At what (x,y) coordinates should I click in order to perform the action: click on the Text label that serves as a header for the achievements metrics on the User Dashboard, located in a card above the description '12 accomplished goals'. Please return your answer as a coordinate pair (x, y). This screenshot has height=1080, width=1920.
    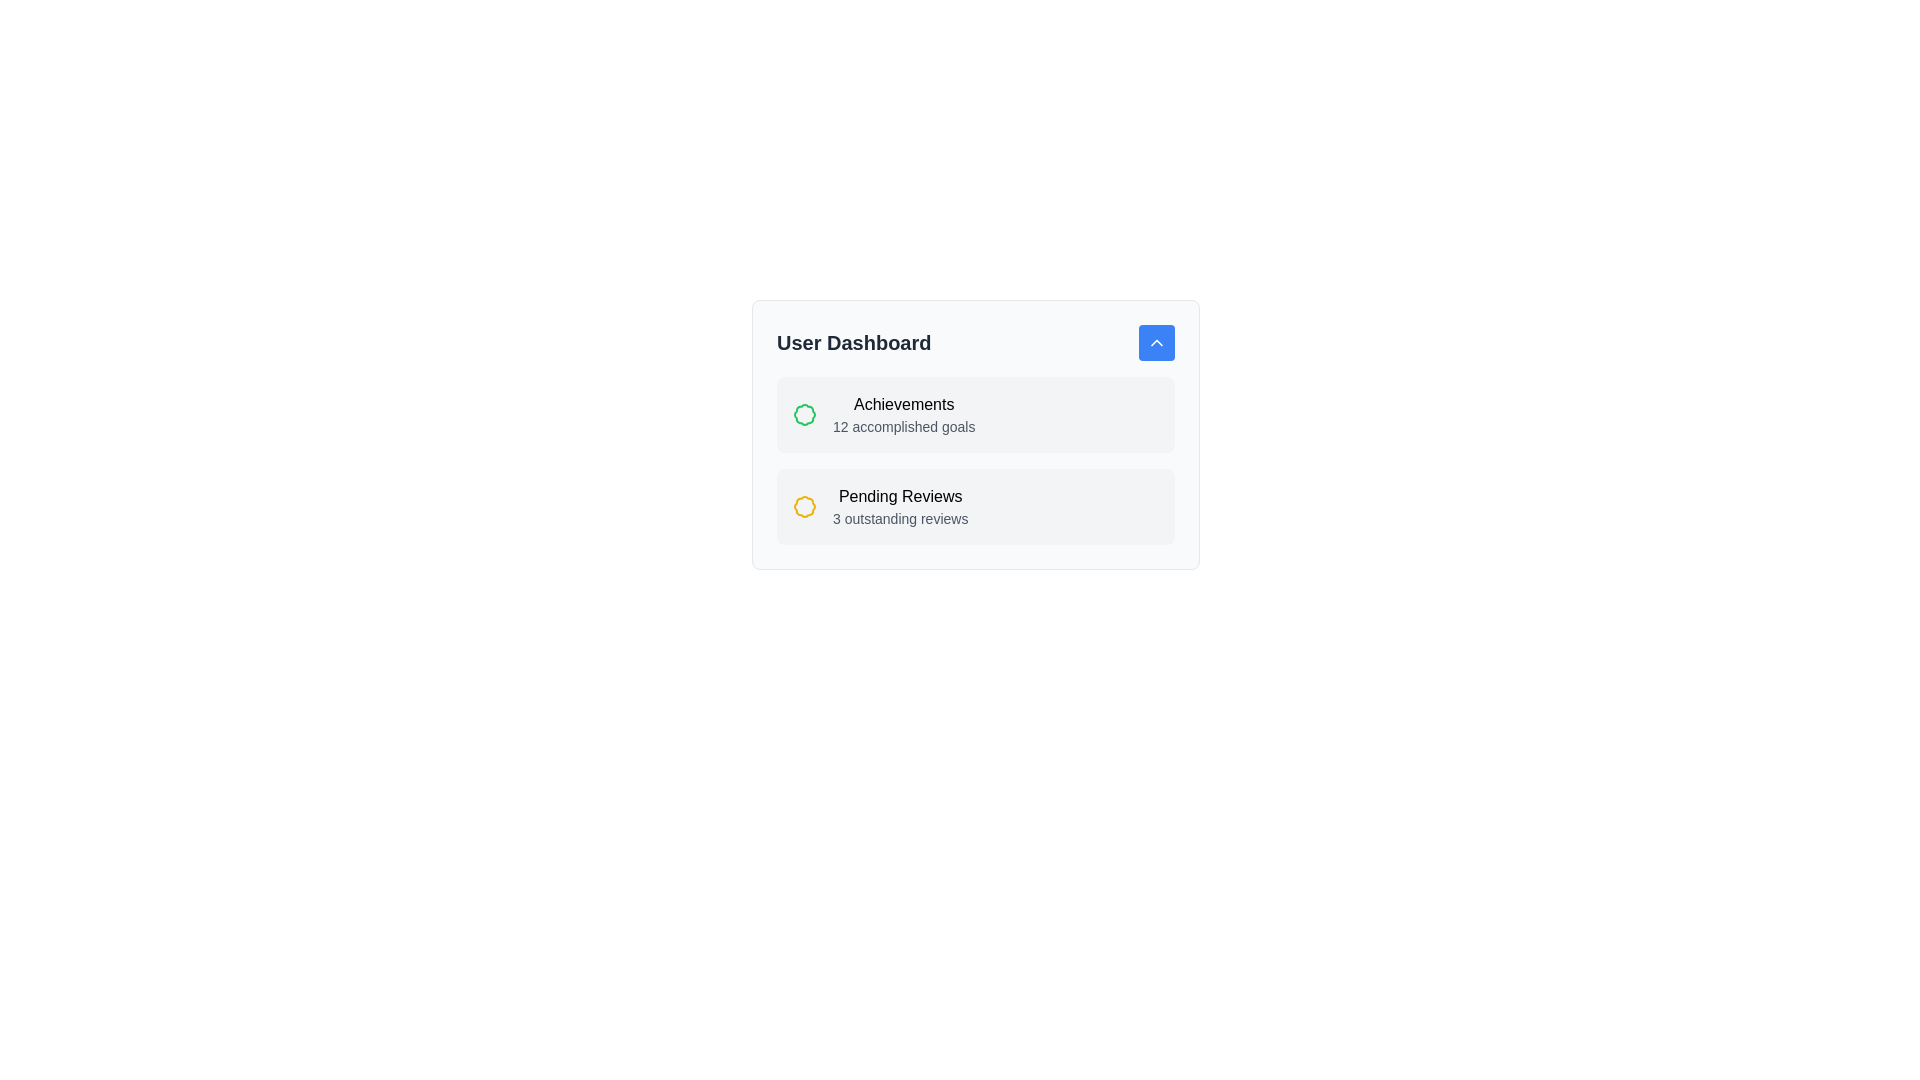
    Looking at the image, I should click on (903, 405).